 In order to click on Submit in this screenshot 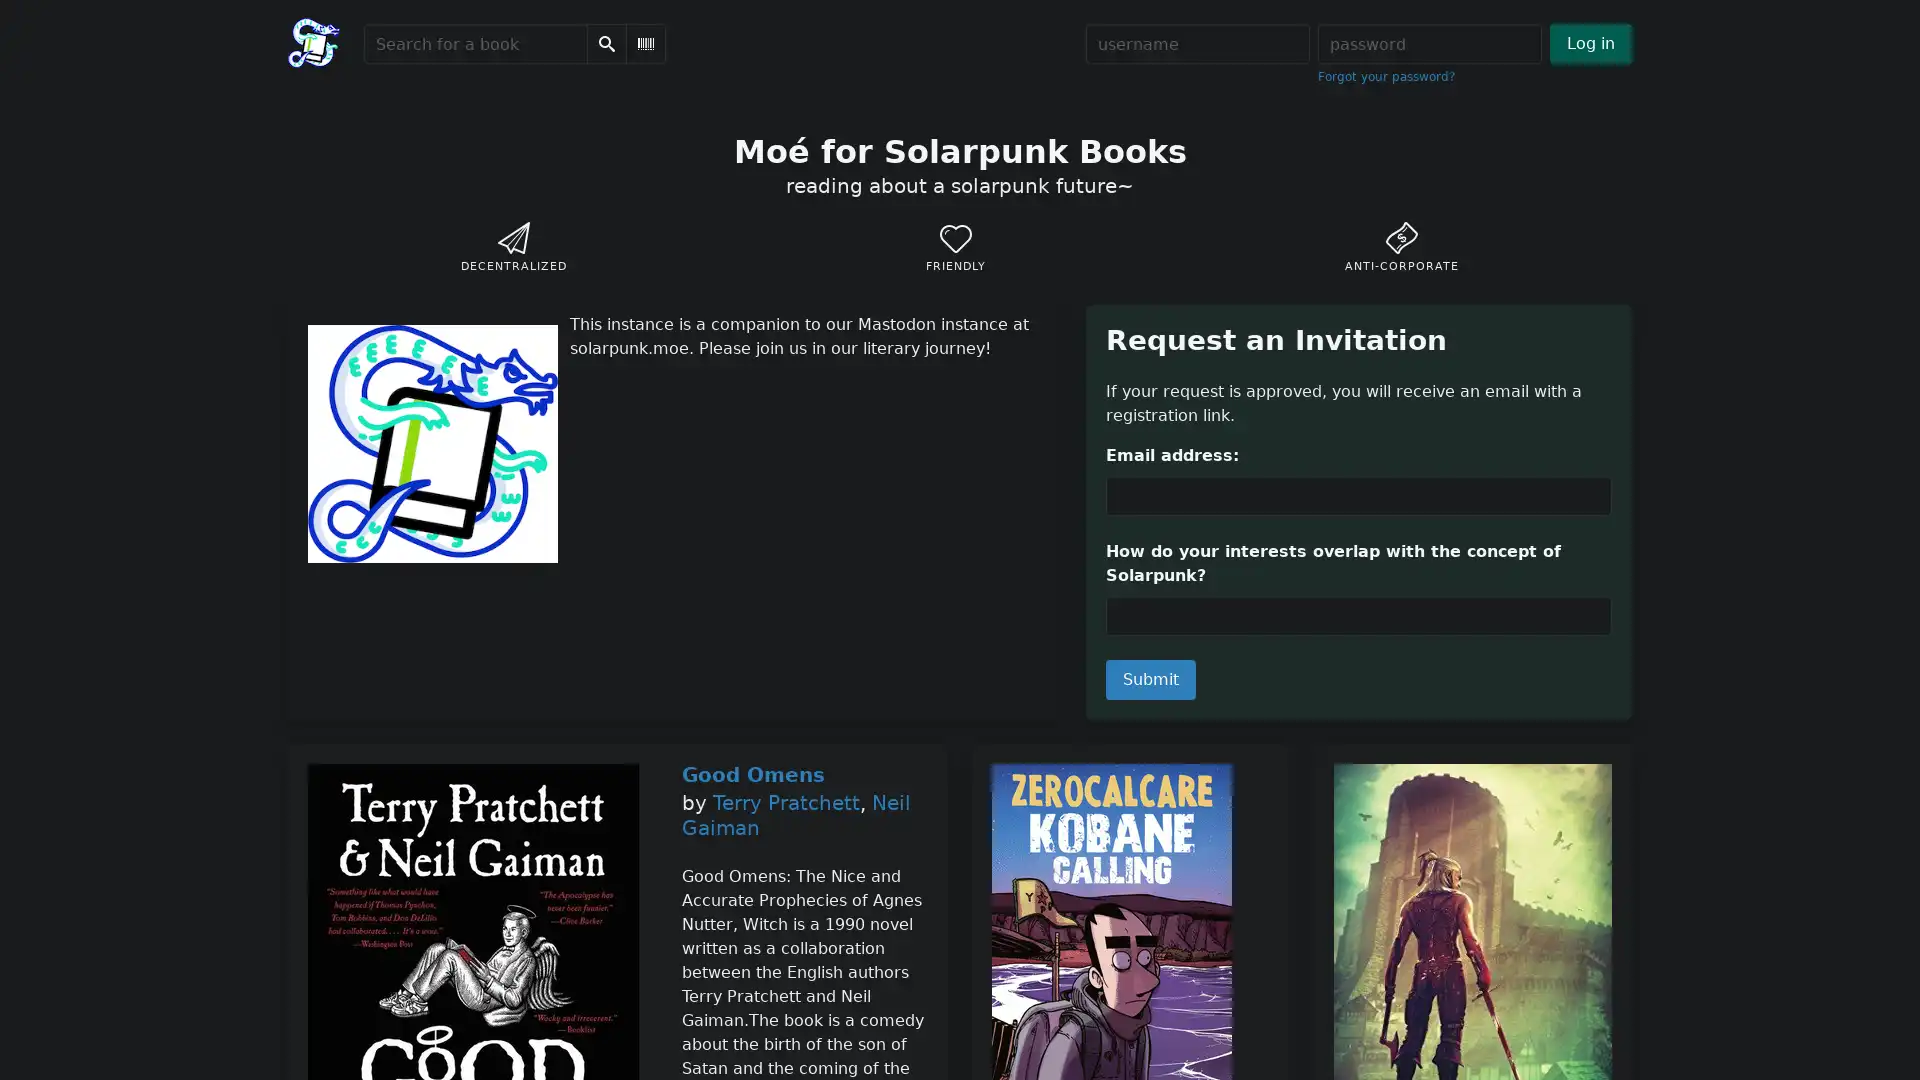, I will do `click(1150, 678)`.